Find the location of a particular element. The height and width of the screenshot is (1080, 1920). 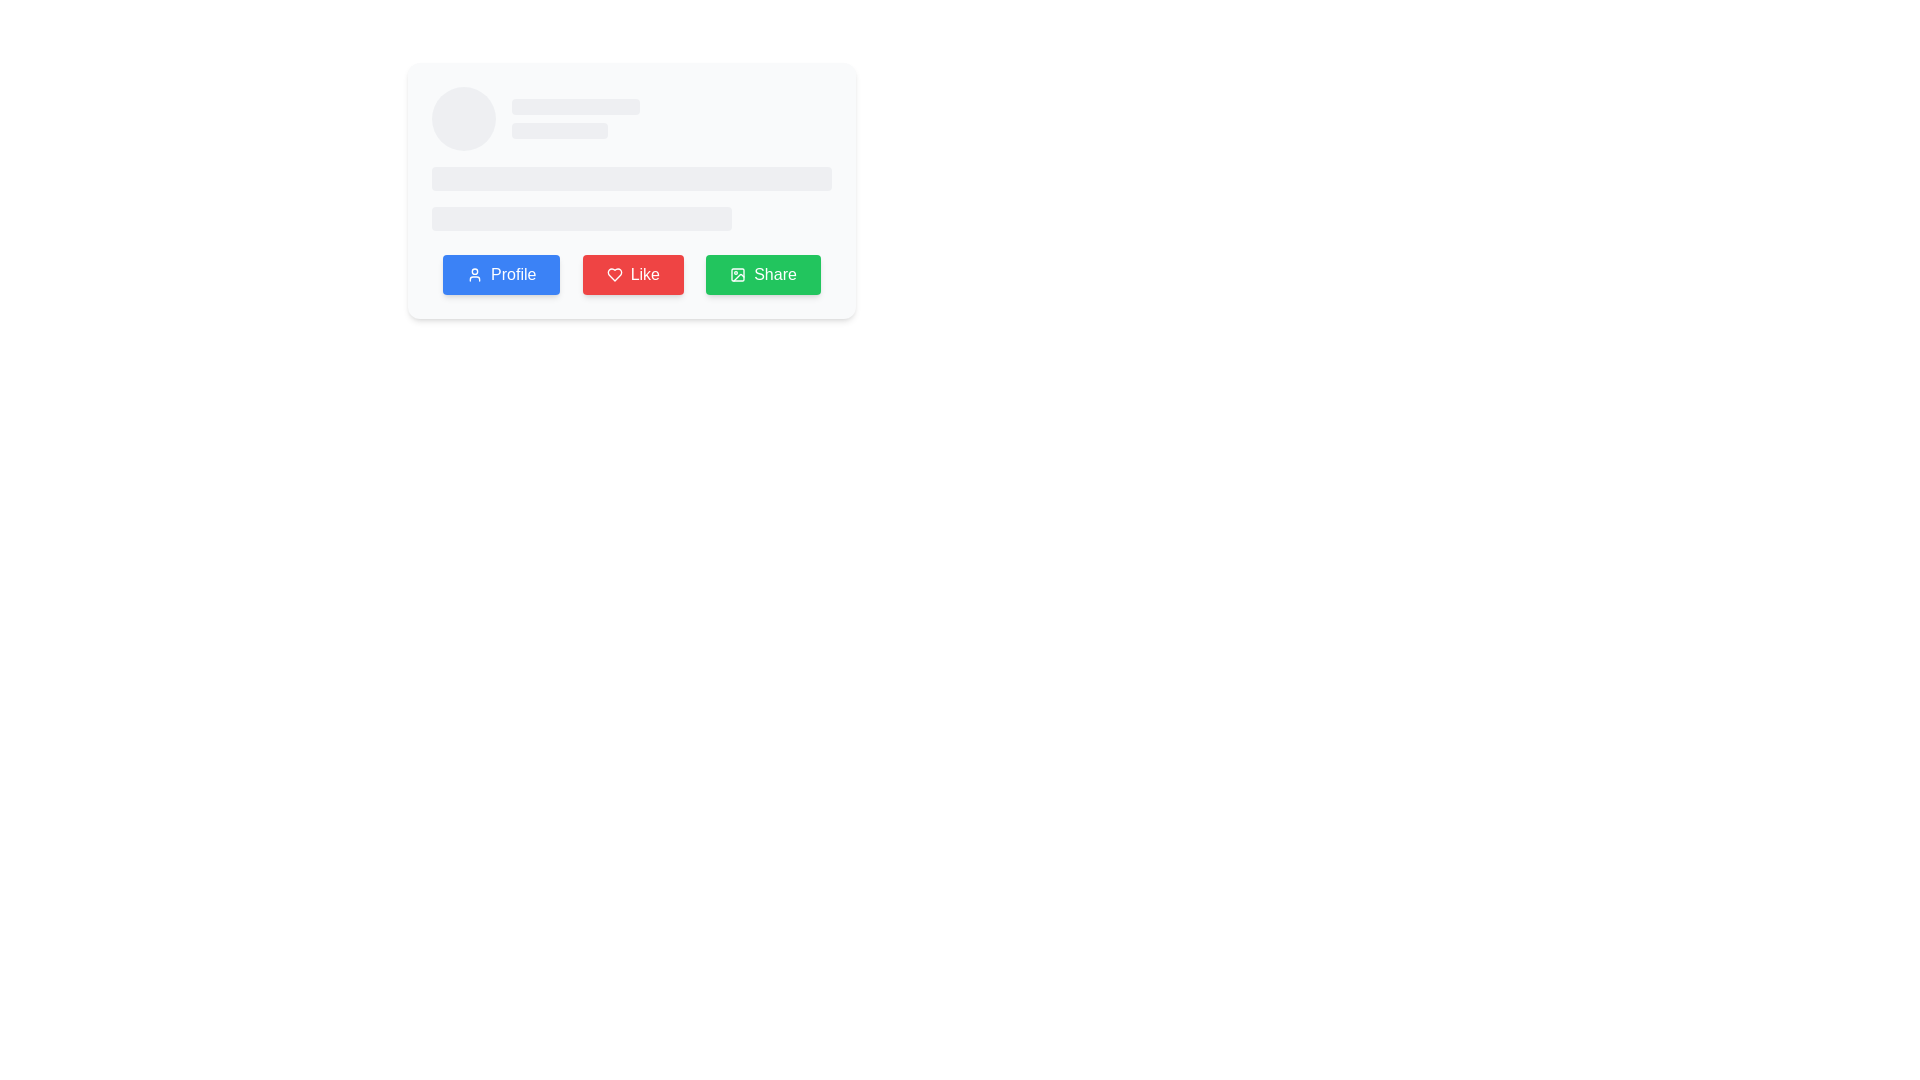

the 'Share' button icon, which is the first item in the button's content and visually indicates an image-related action is located at coordinates (737, 274).